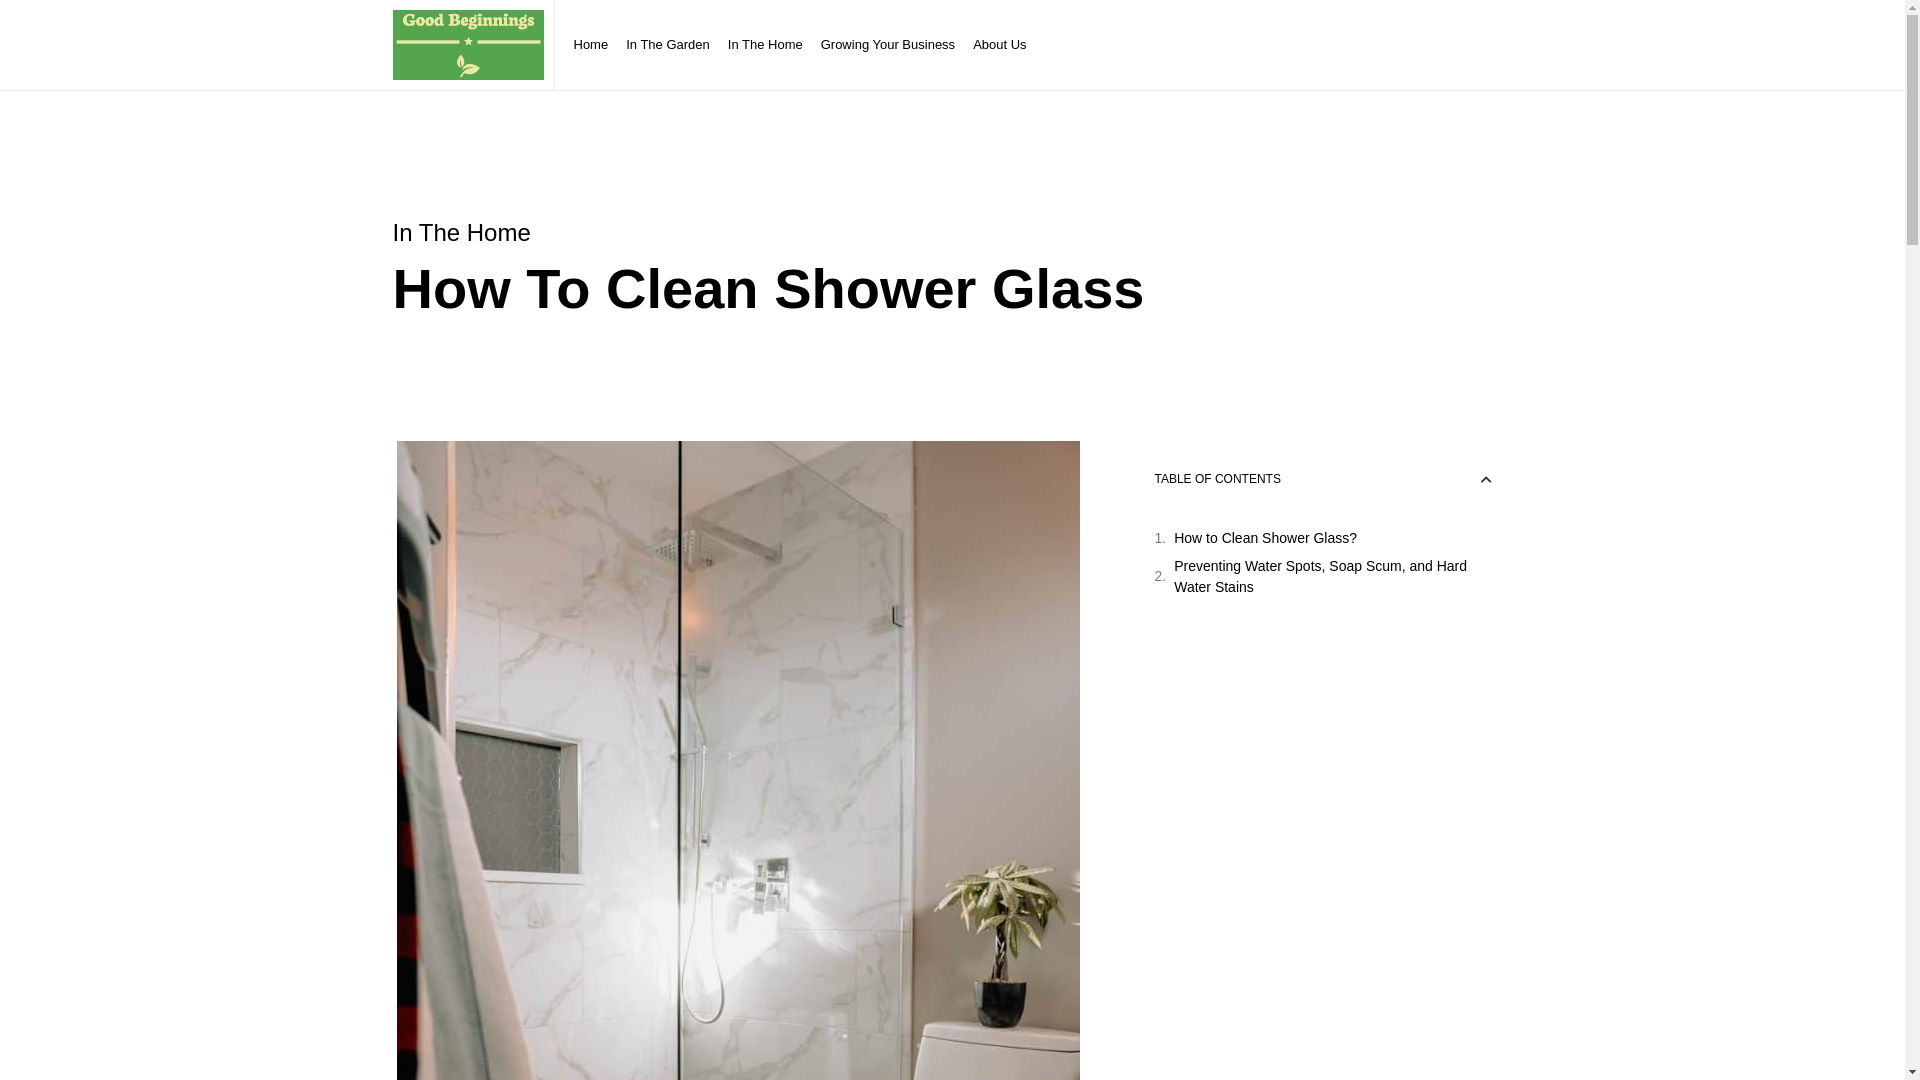 The width and height of the screenshot is (1920, 1080). Describe the element at coordinates (999, 45) in the screenshot. I see `'About Us'` at that location.